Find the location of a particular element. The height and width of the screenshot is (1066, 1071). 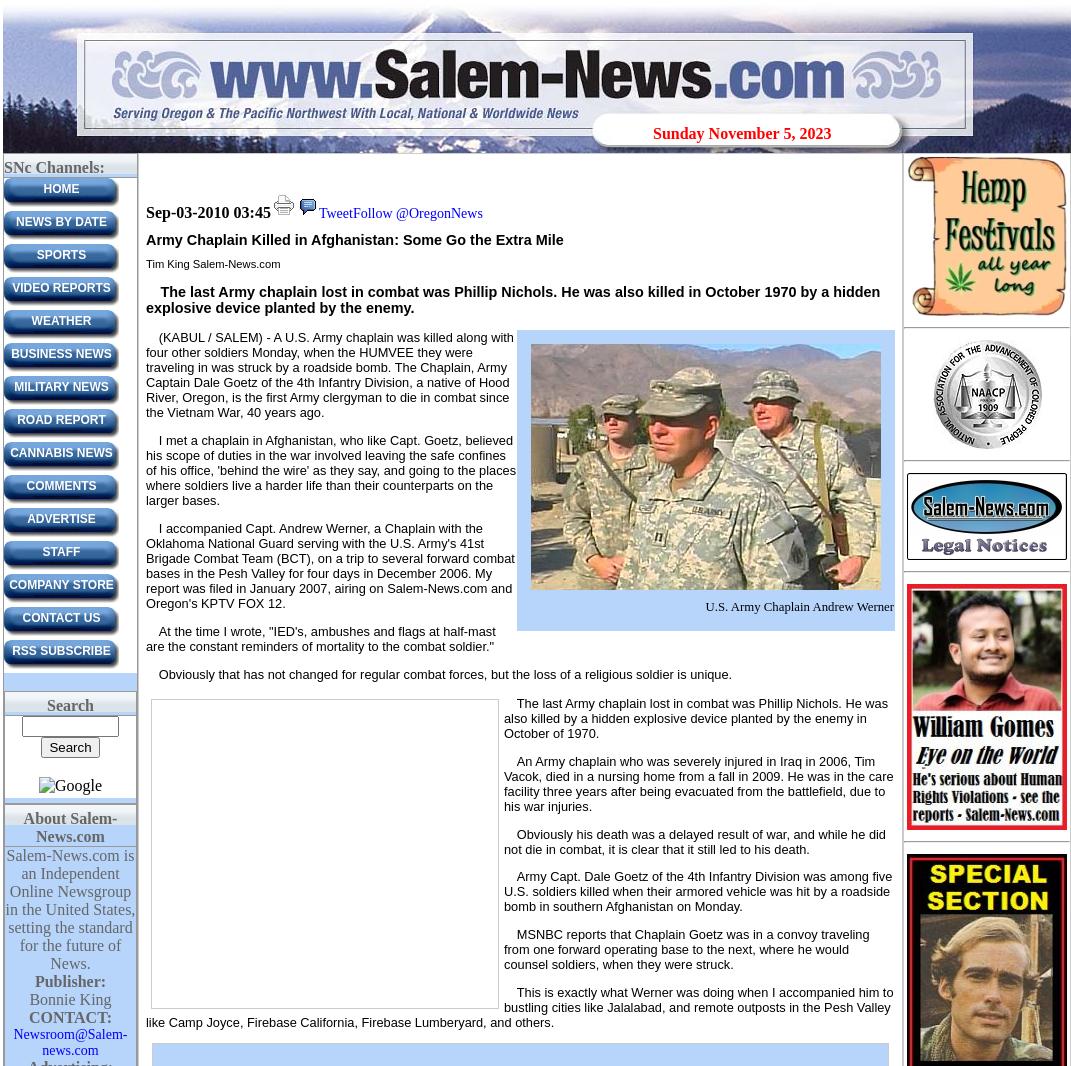

'Road Report' is located at coordinates (60, 420).